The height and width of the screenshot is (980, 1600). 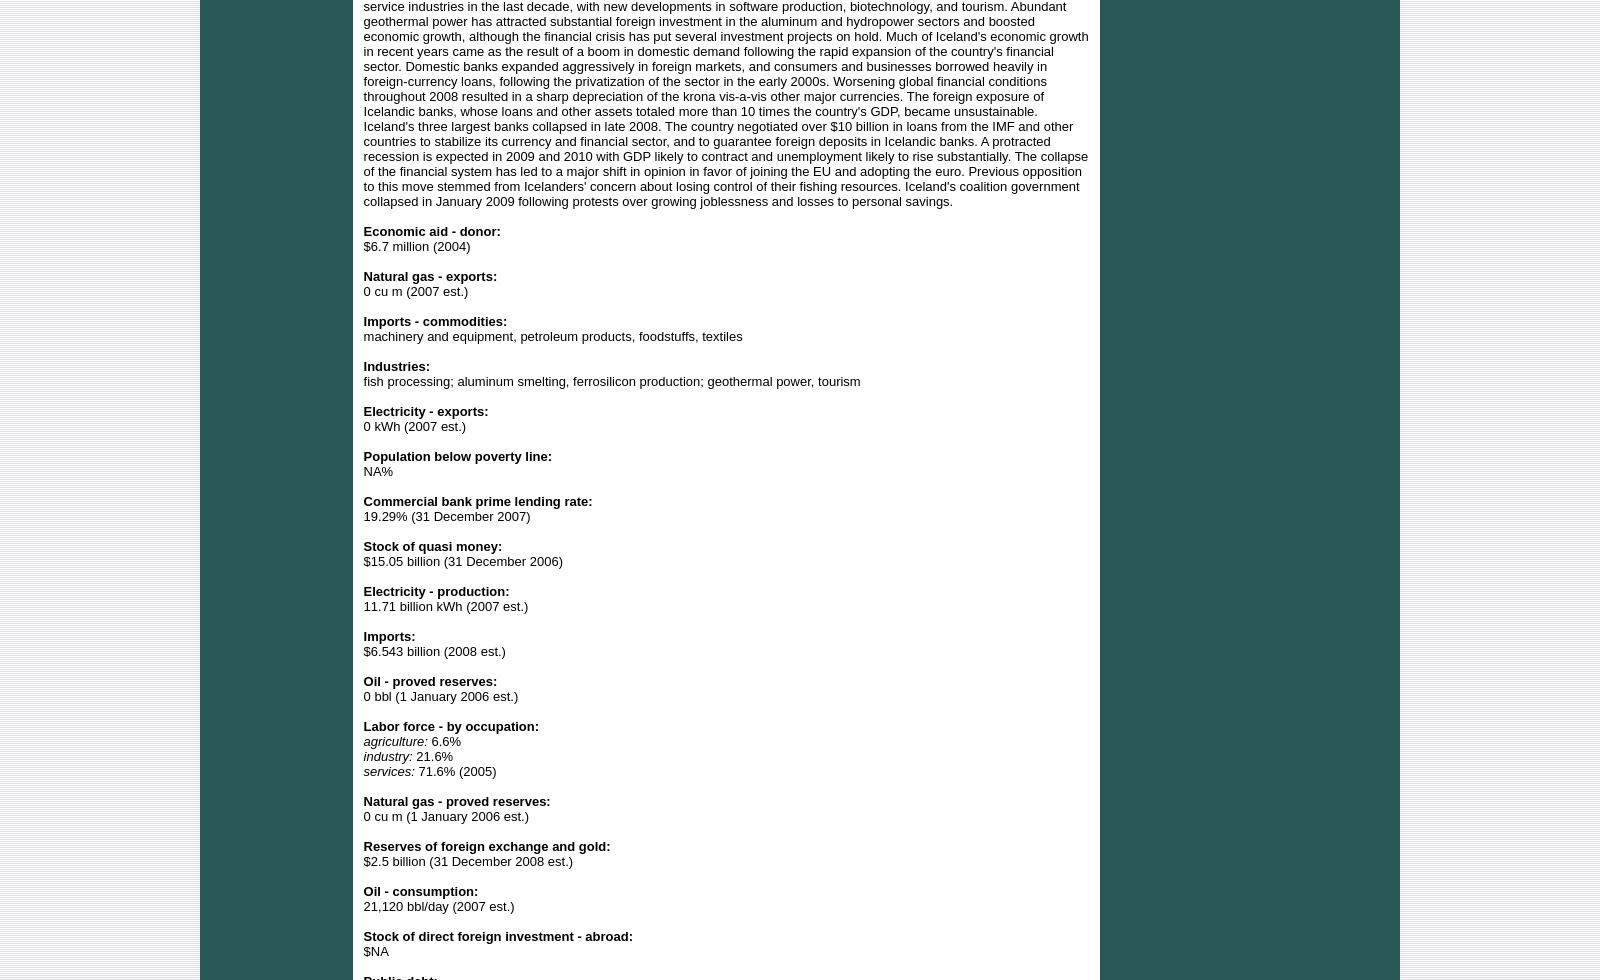 I want to click on 'Commercial bank prime lending rate:', so click(x=476, y=500).